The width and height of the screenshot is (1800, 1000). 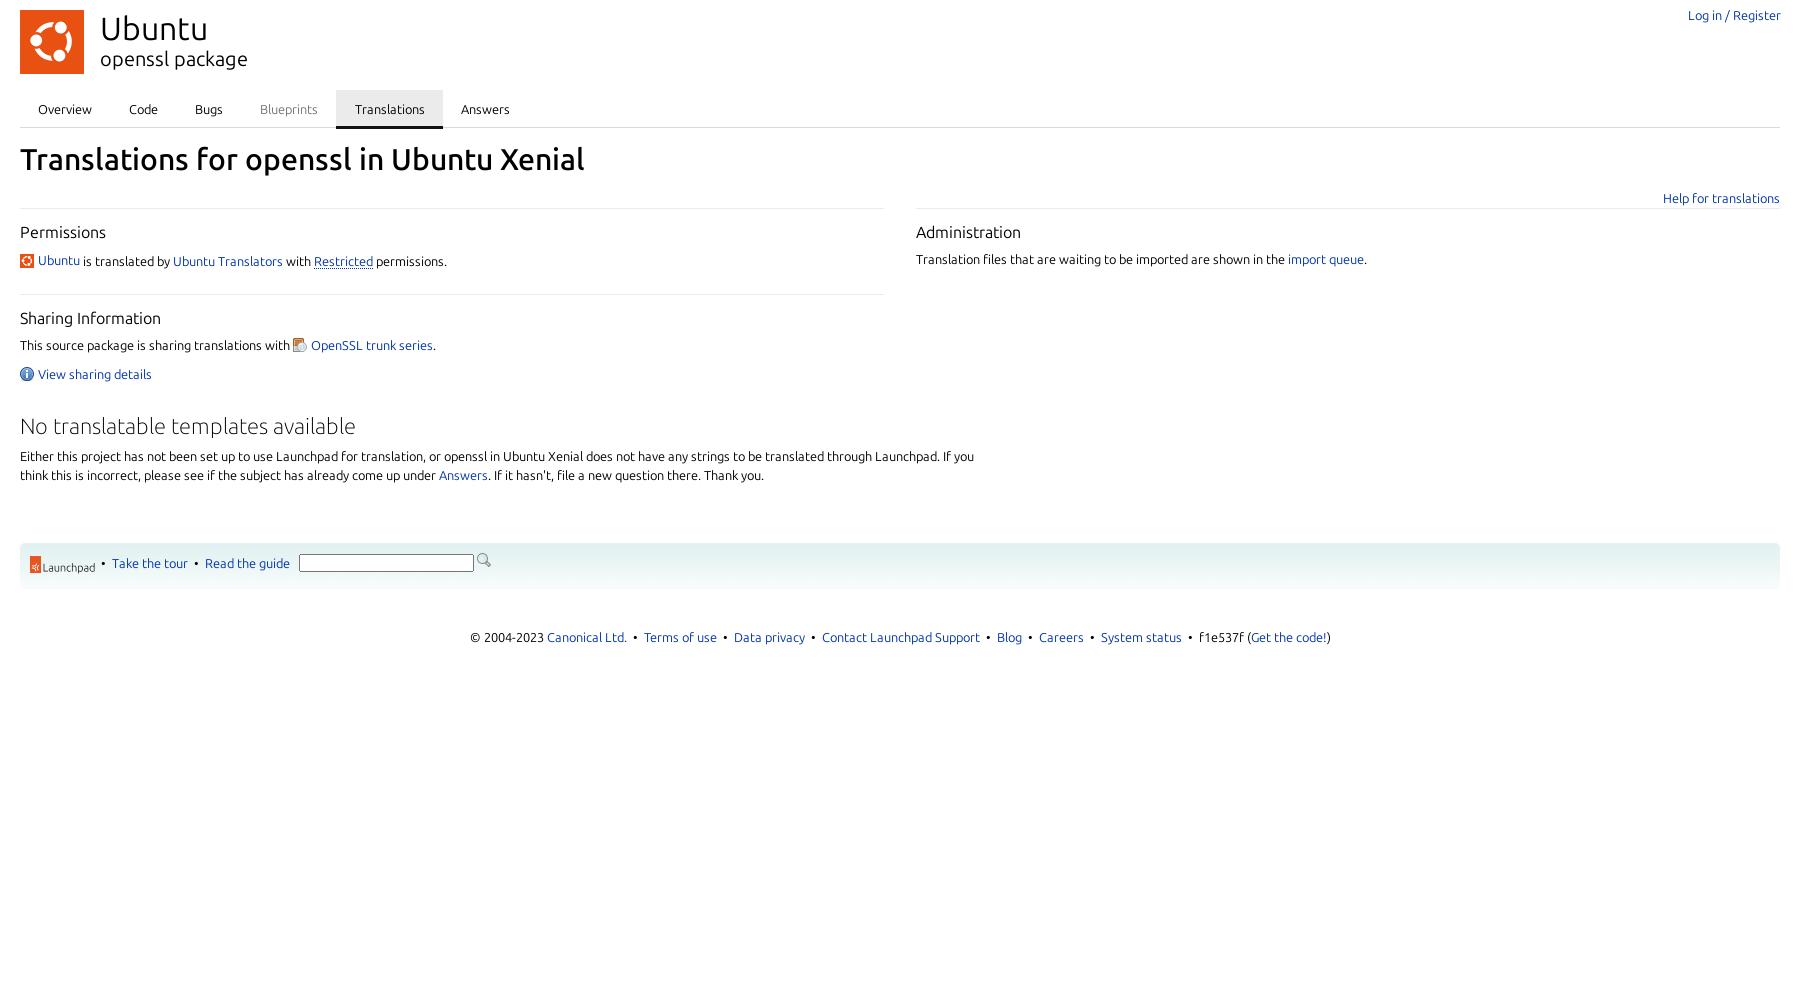 I want to click on 'Overview', so click(x=63, y=107).